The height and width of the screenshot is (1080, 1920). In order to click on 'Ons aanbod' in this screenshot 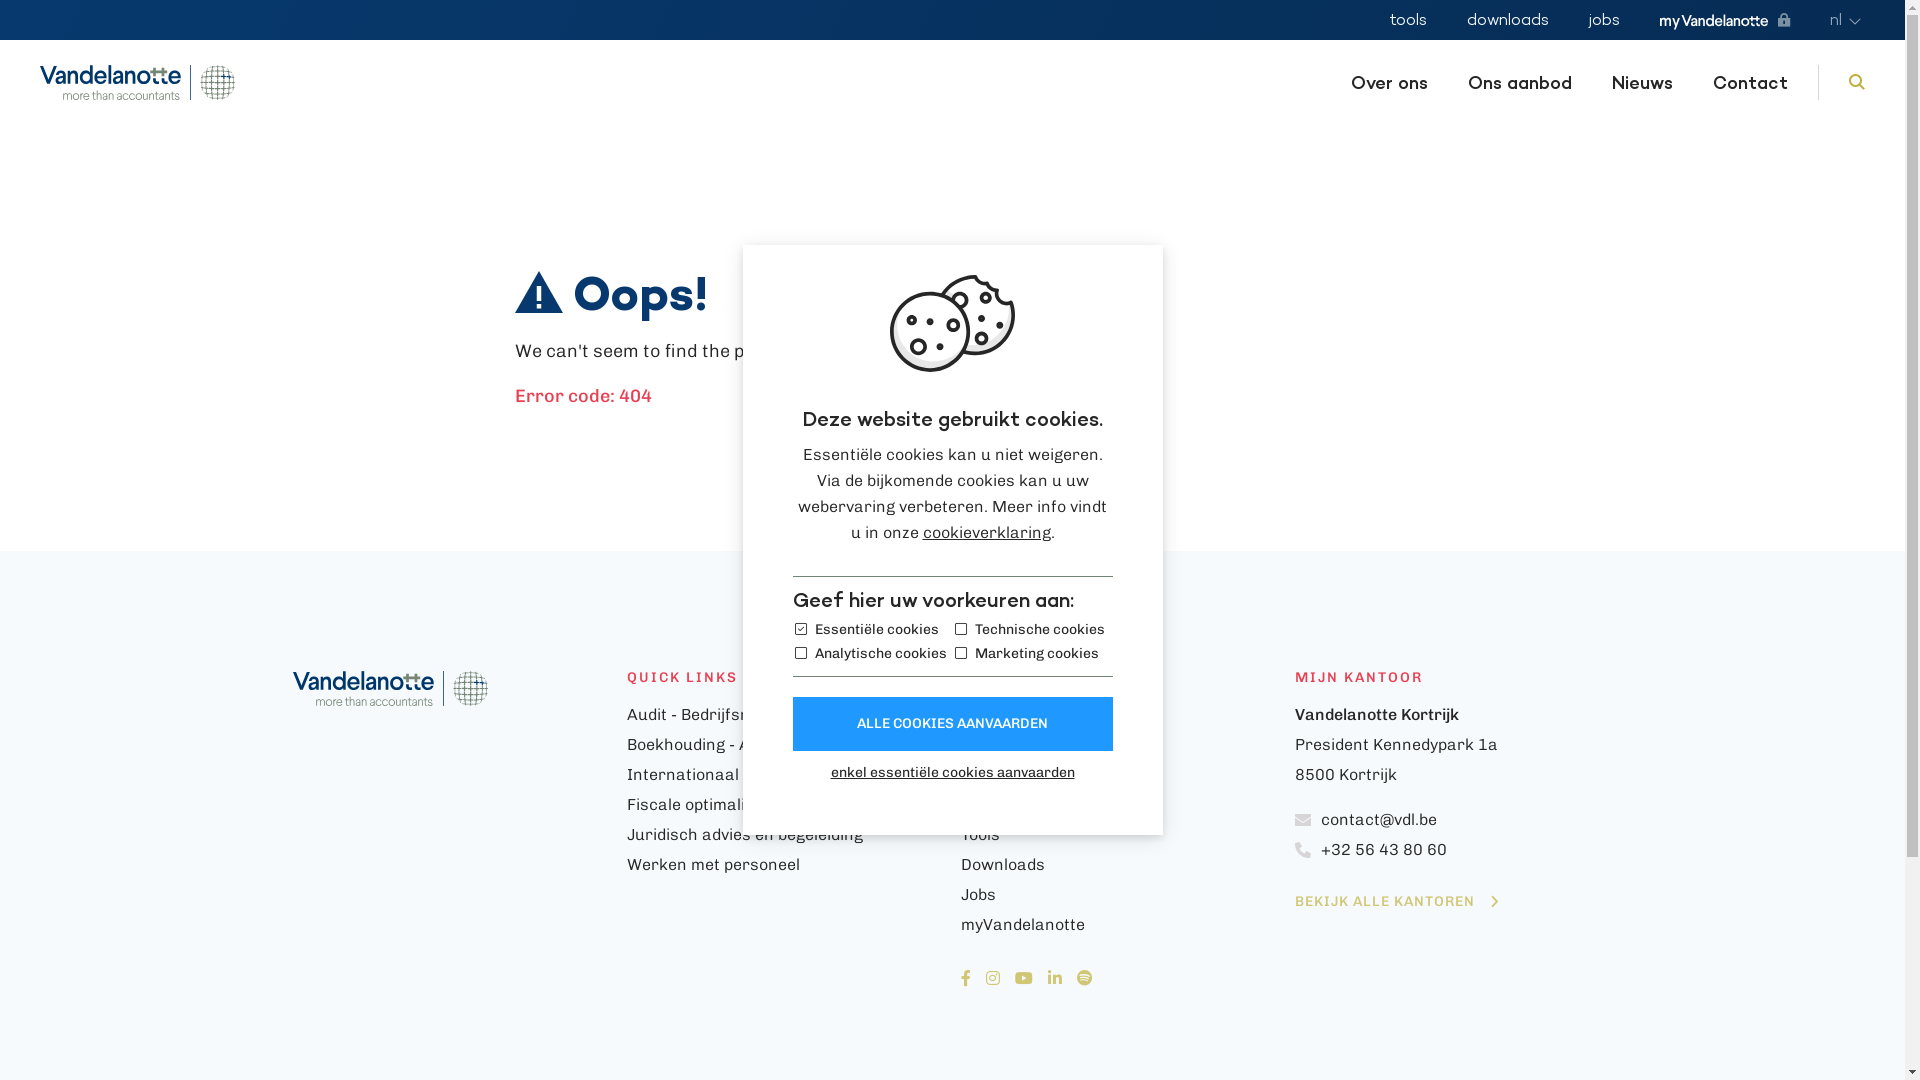, I will do `click(1520, 80)`.